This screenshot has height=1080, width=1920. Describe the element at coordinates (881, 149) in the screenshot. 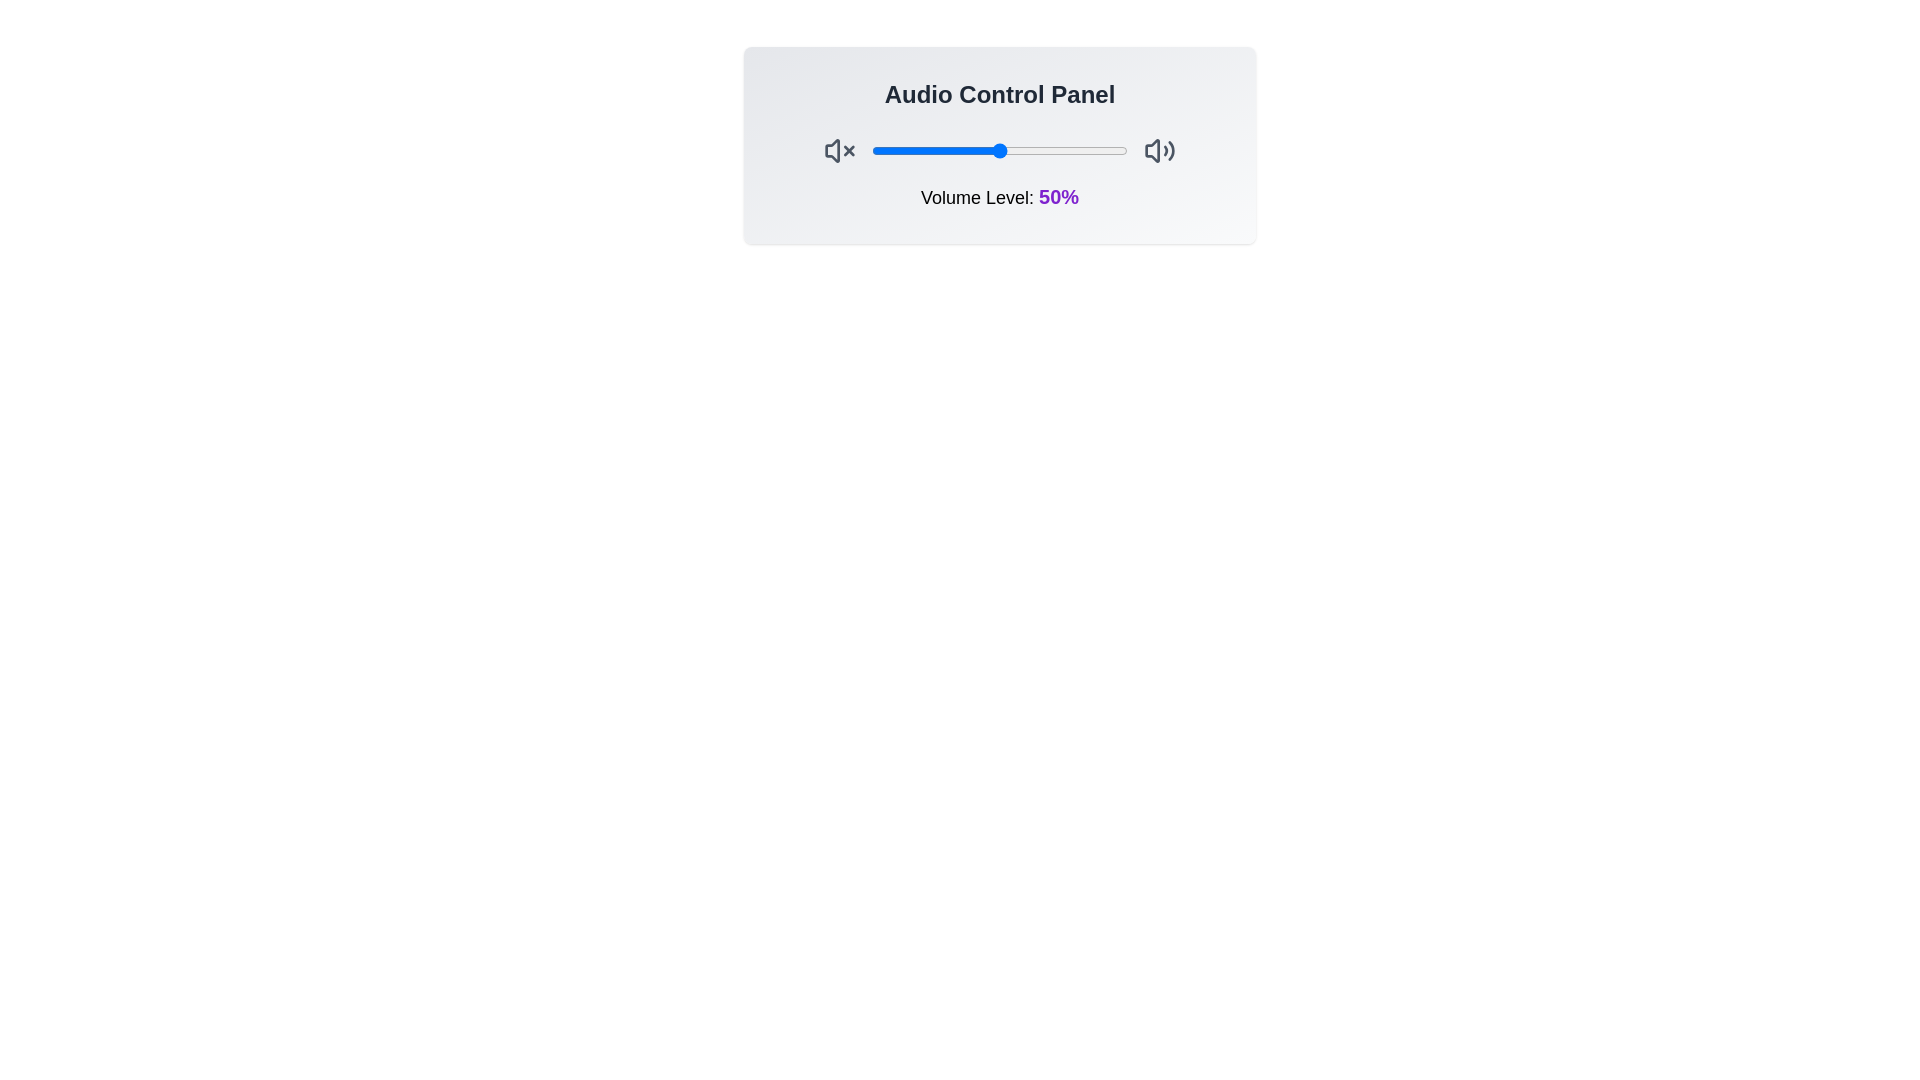

I see `volume` at that location.